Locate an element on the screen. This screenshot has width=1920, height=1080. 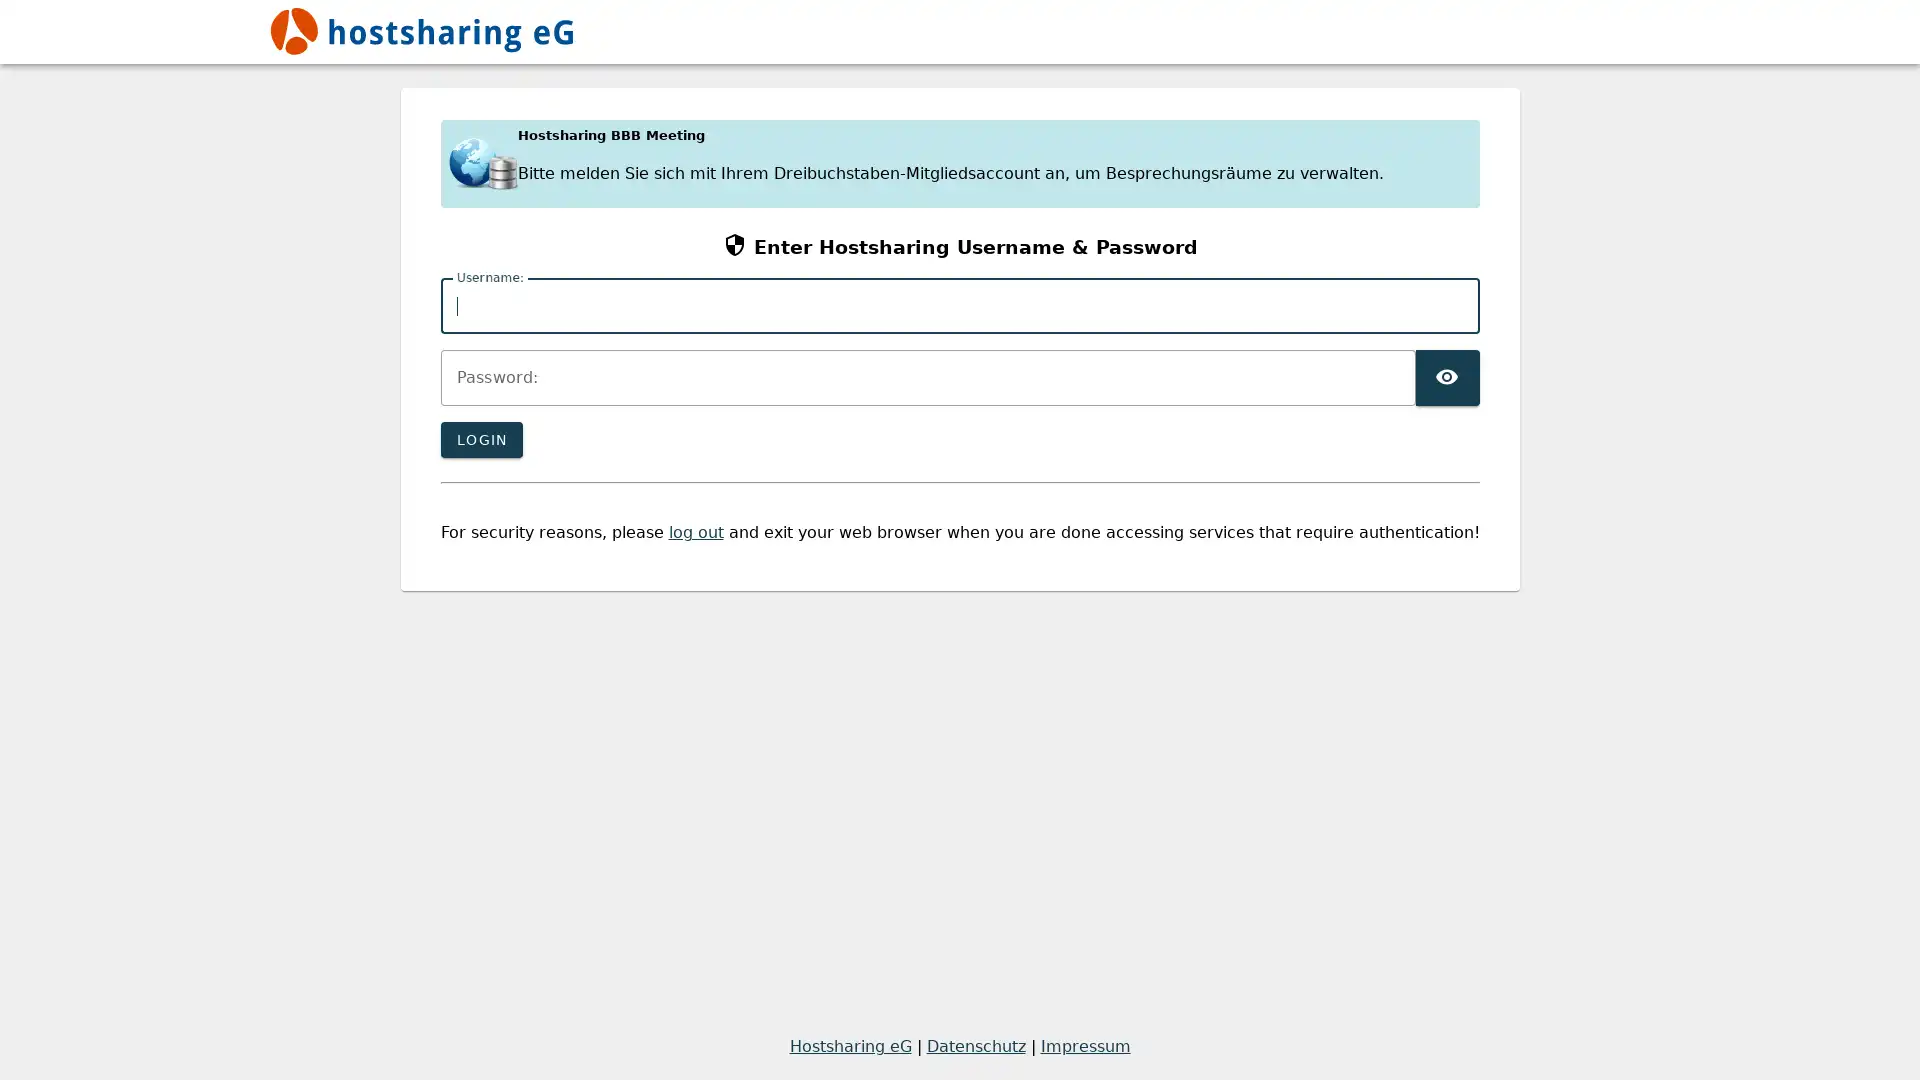
LOGIN is located at coordinates (480, 438).